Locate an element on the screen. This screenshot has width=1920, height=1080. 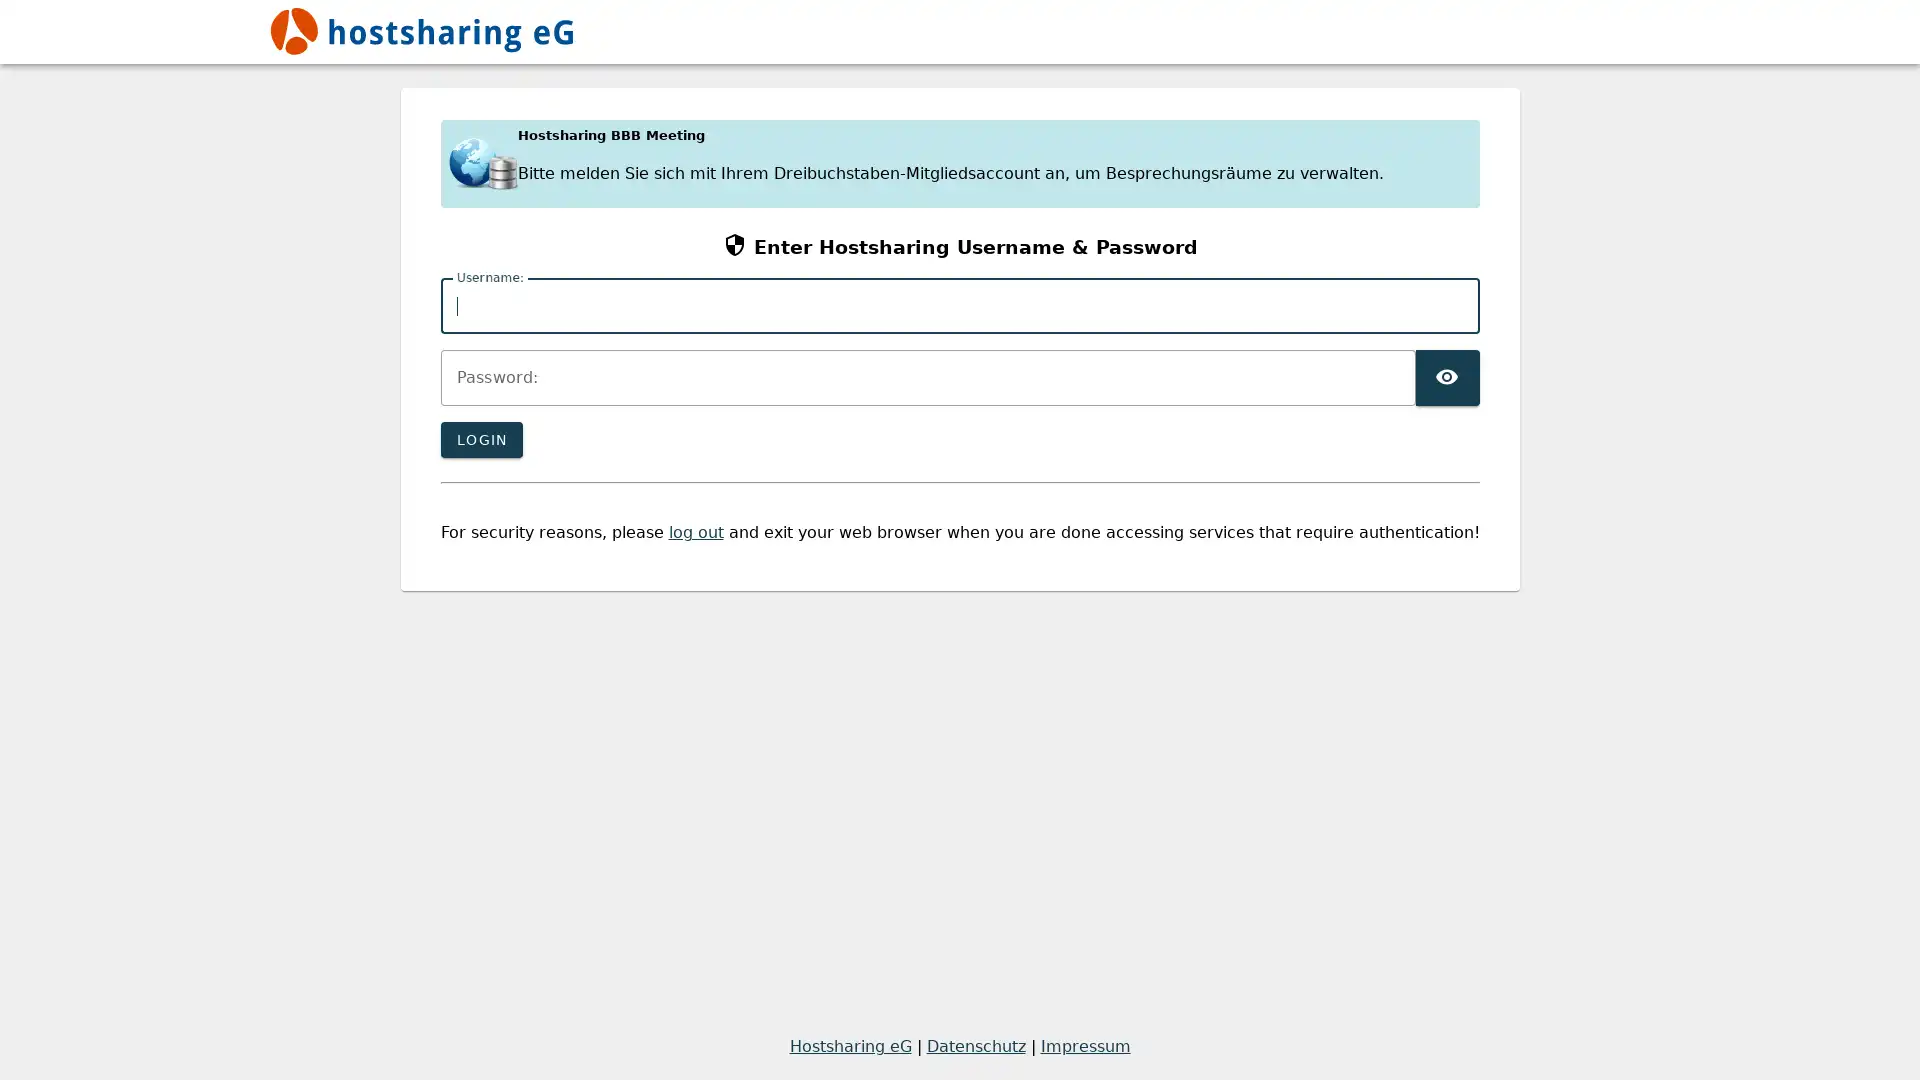
LOGIN is located at coordinates (480, 438).